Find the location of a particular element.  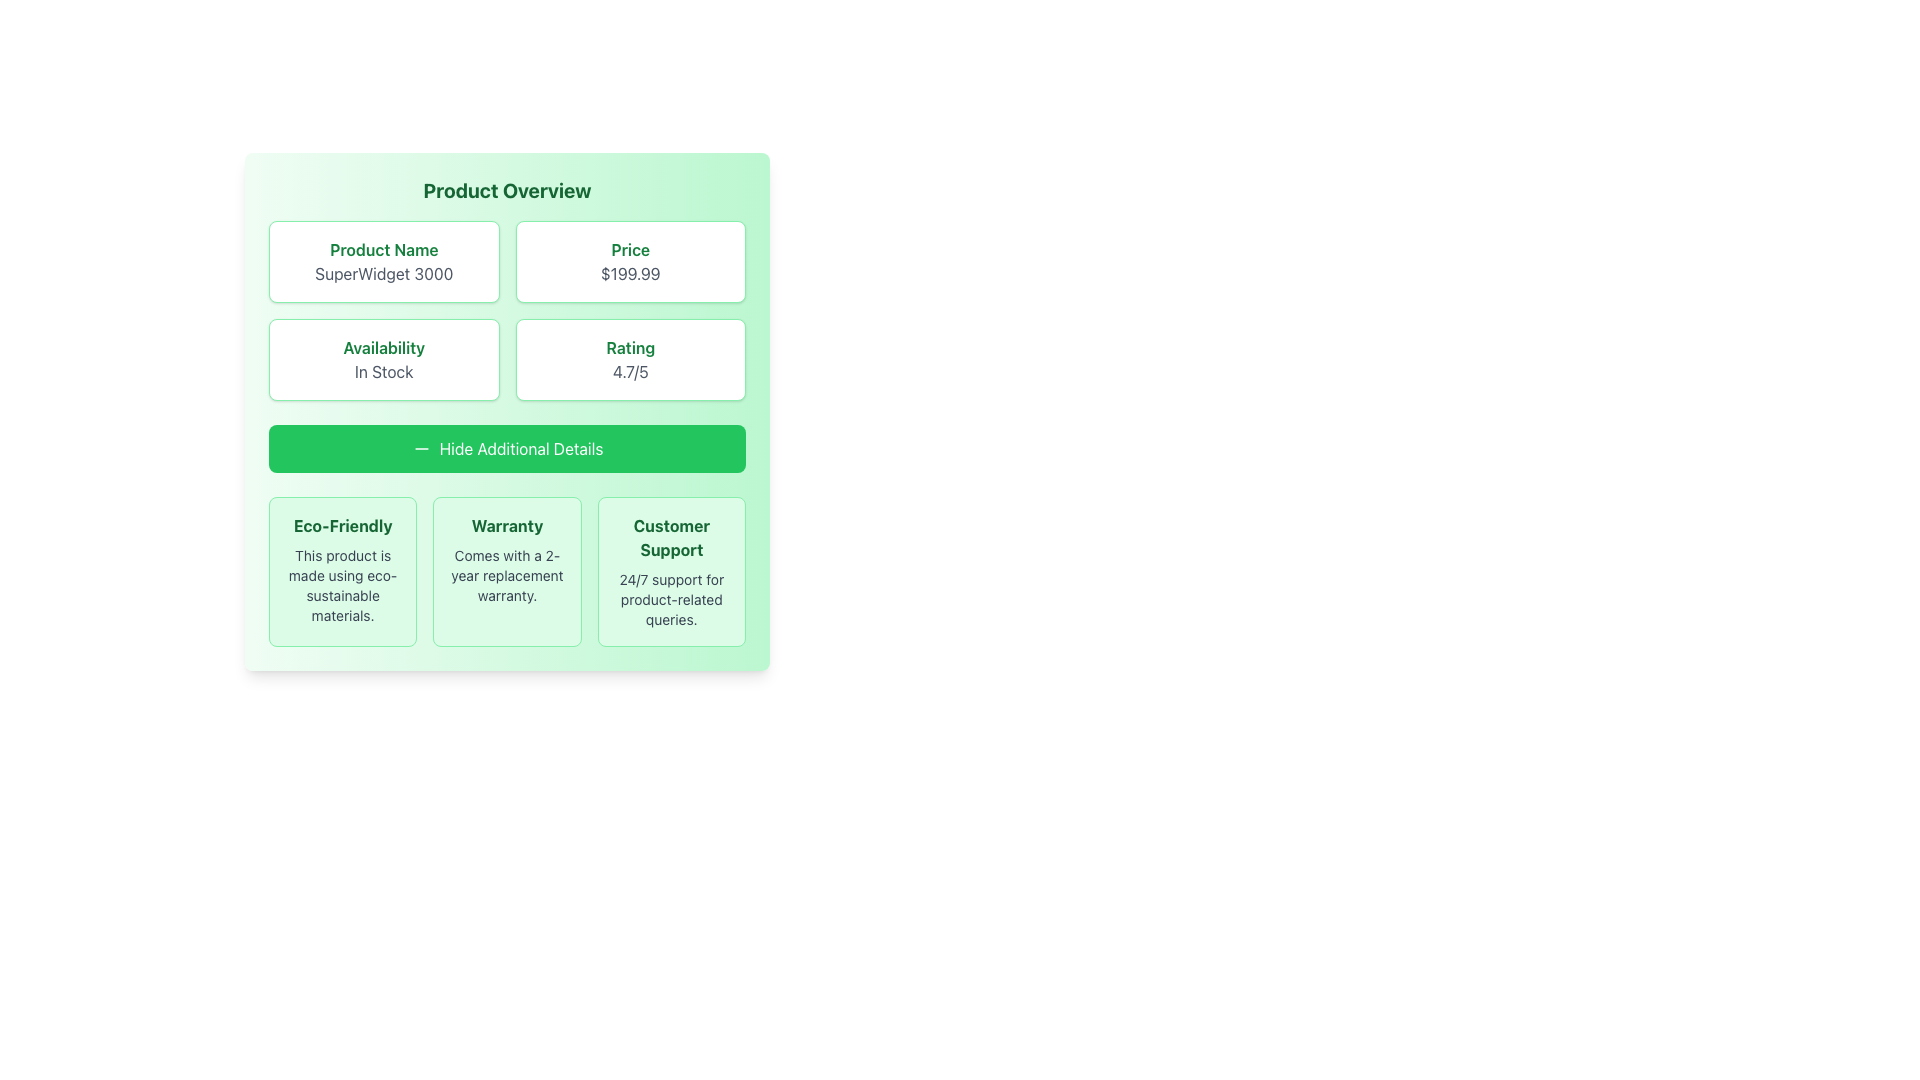

the Text Display element that shows the rating value, located in the right section of a two-column grid layout, beneath the 'Rating' label is located at coordinates (629, 371).